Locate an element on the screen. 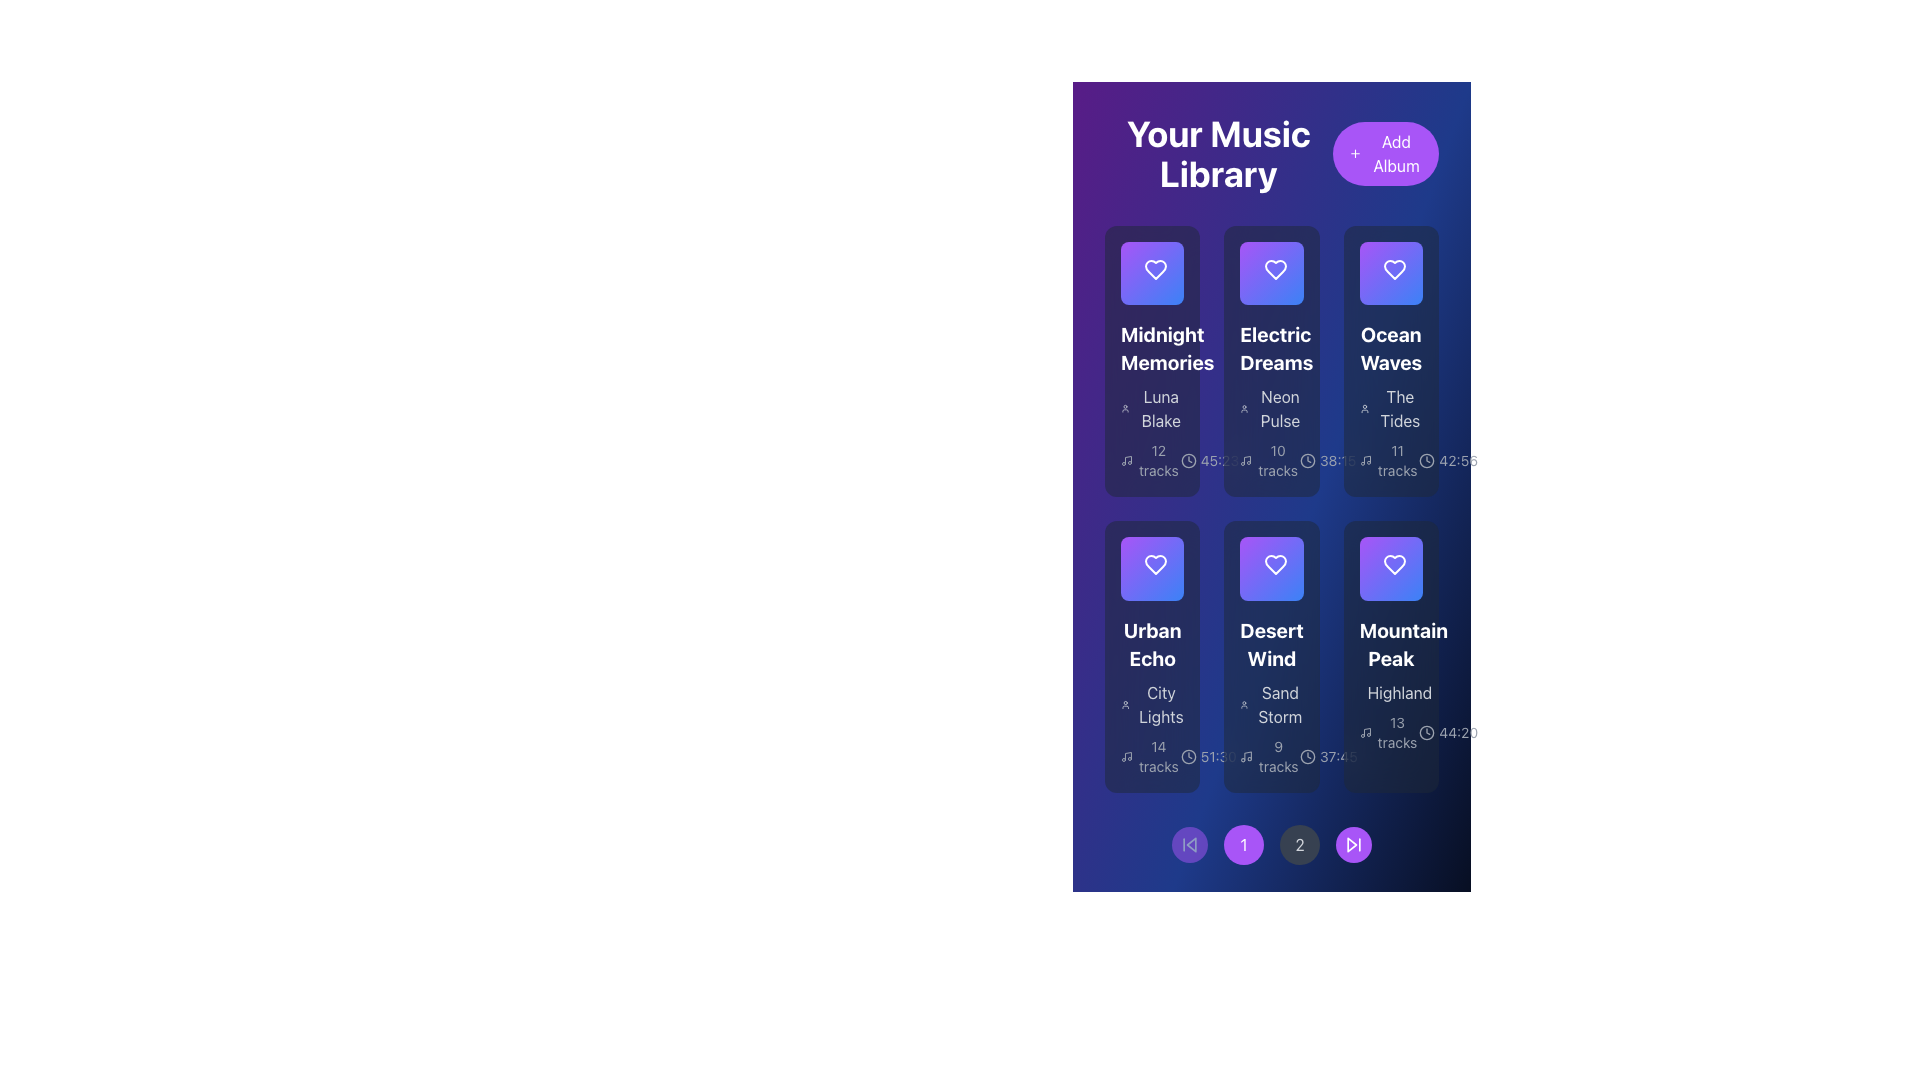  the static text indicating the number of tracks available in the 'Ocean Waves' album, located above the timestamp within the album card is located at coordinates (1396, 461).